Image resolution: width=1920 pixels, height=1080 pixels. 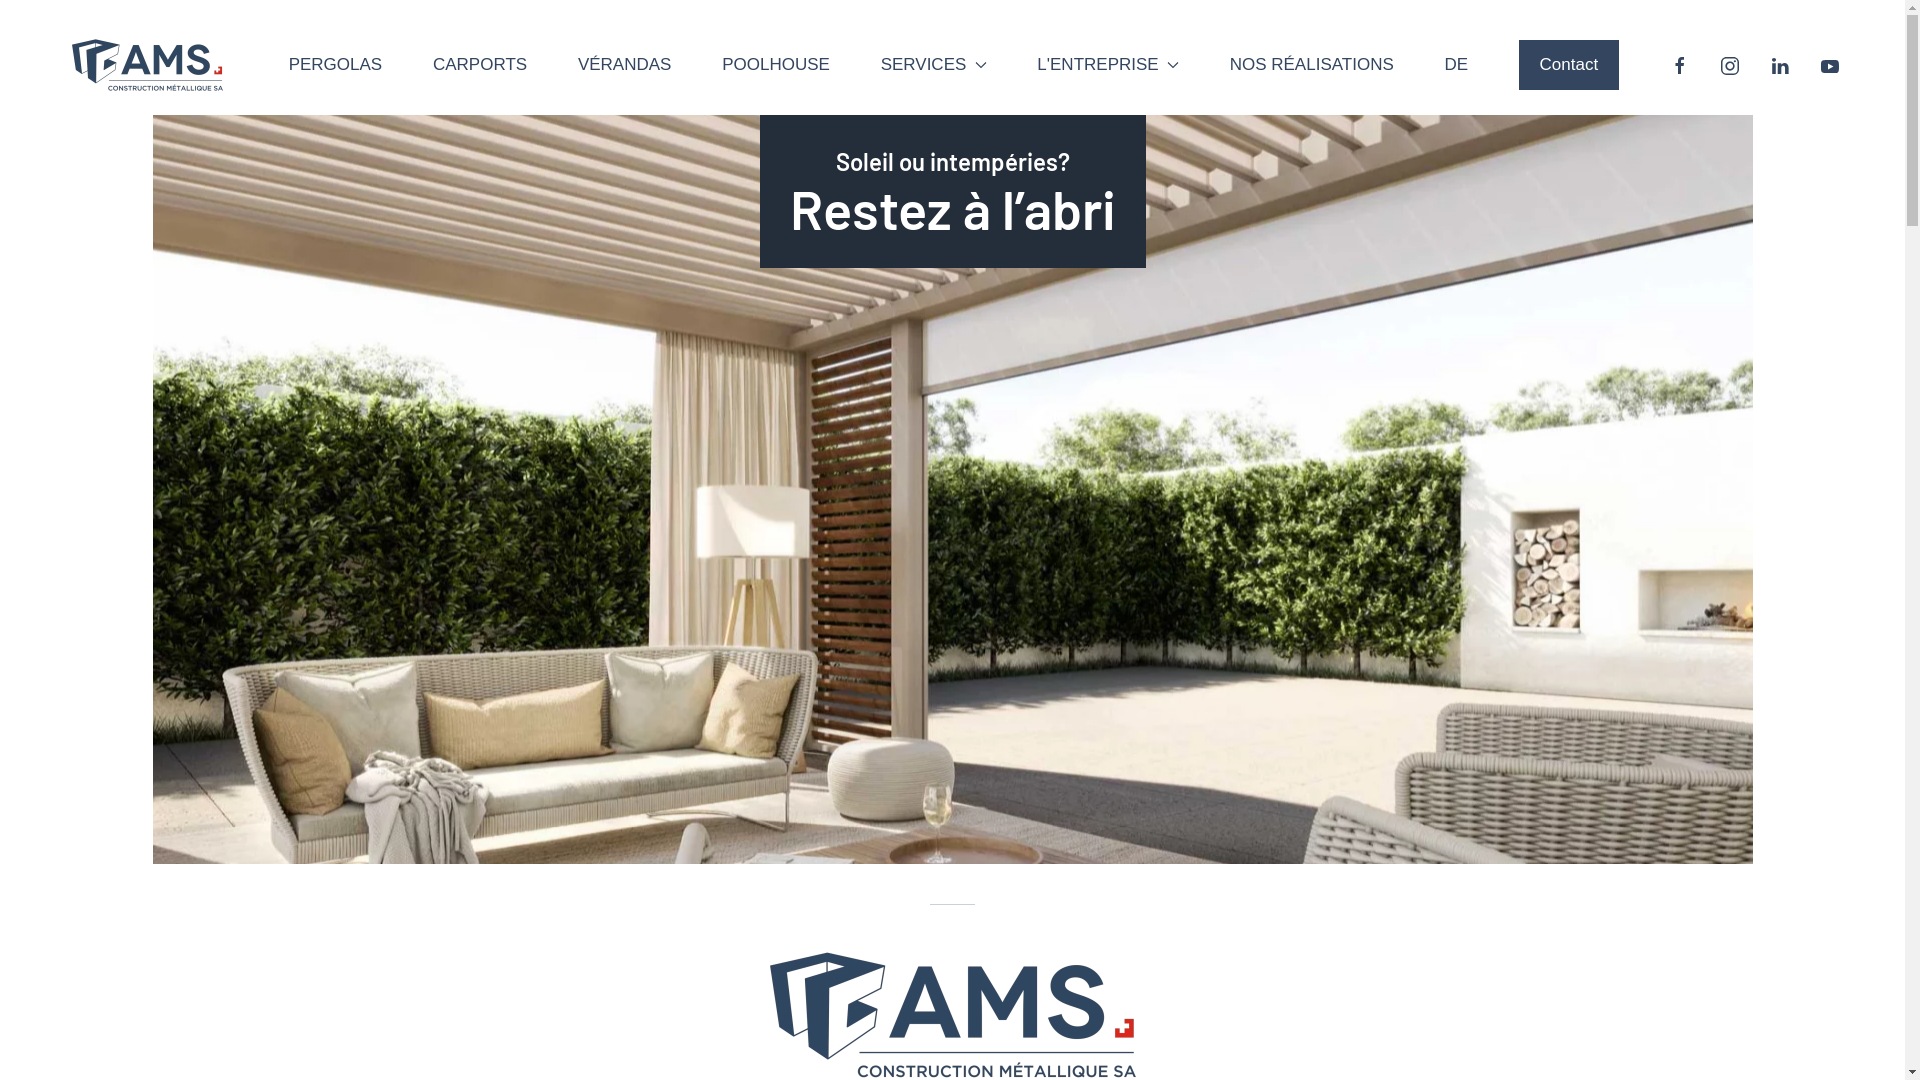 I want to click on 'CARPORTS', so click(x=480, y=64).